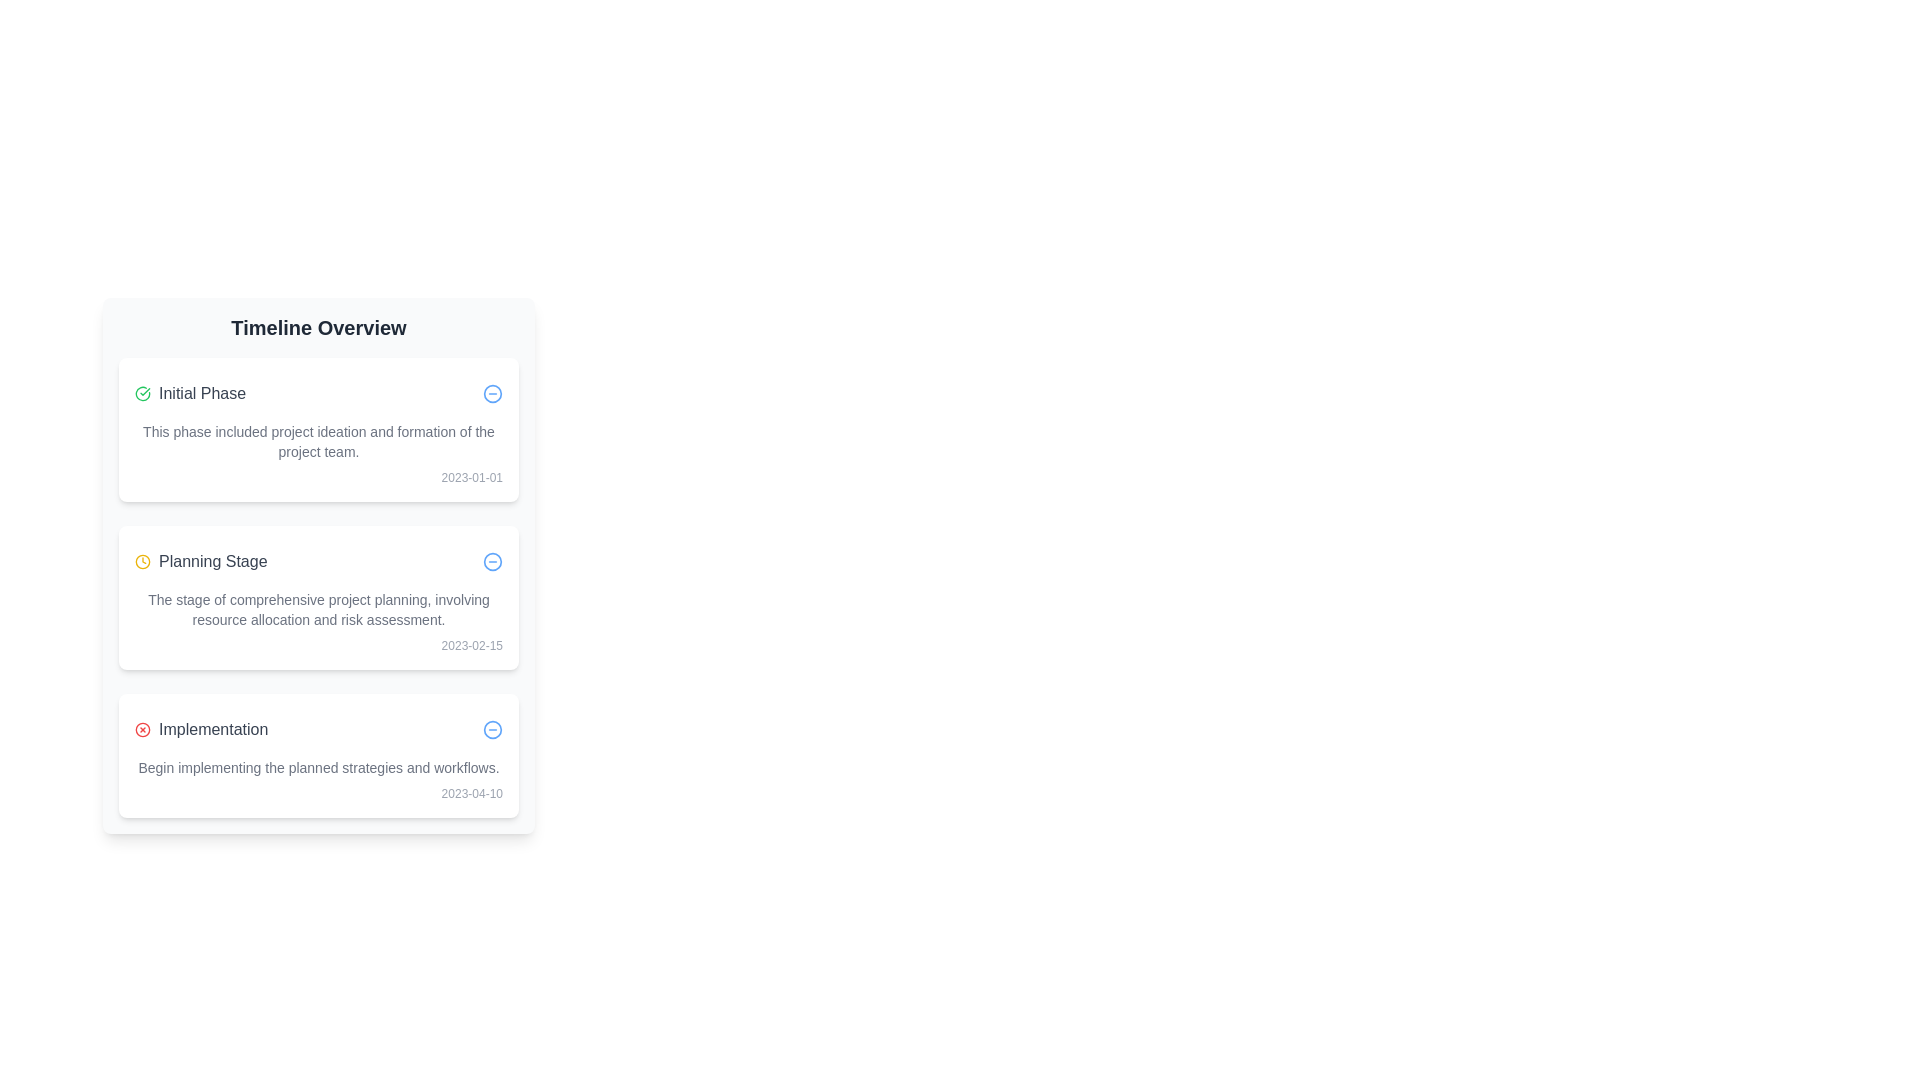 The image size is (1920, 1080). What do you see at coordinates (142, 729) in the screenshot?
I see `the icon indicating the 'Implementation' section status` at bounding box center [142, 729].